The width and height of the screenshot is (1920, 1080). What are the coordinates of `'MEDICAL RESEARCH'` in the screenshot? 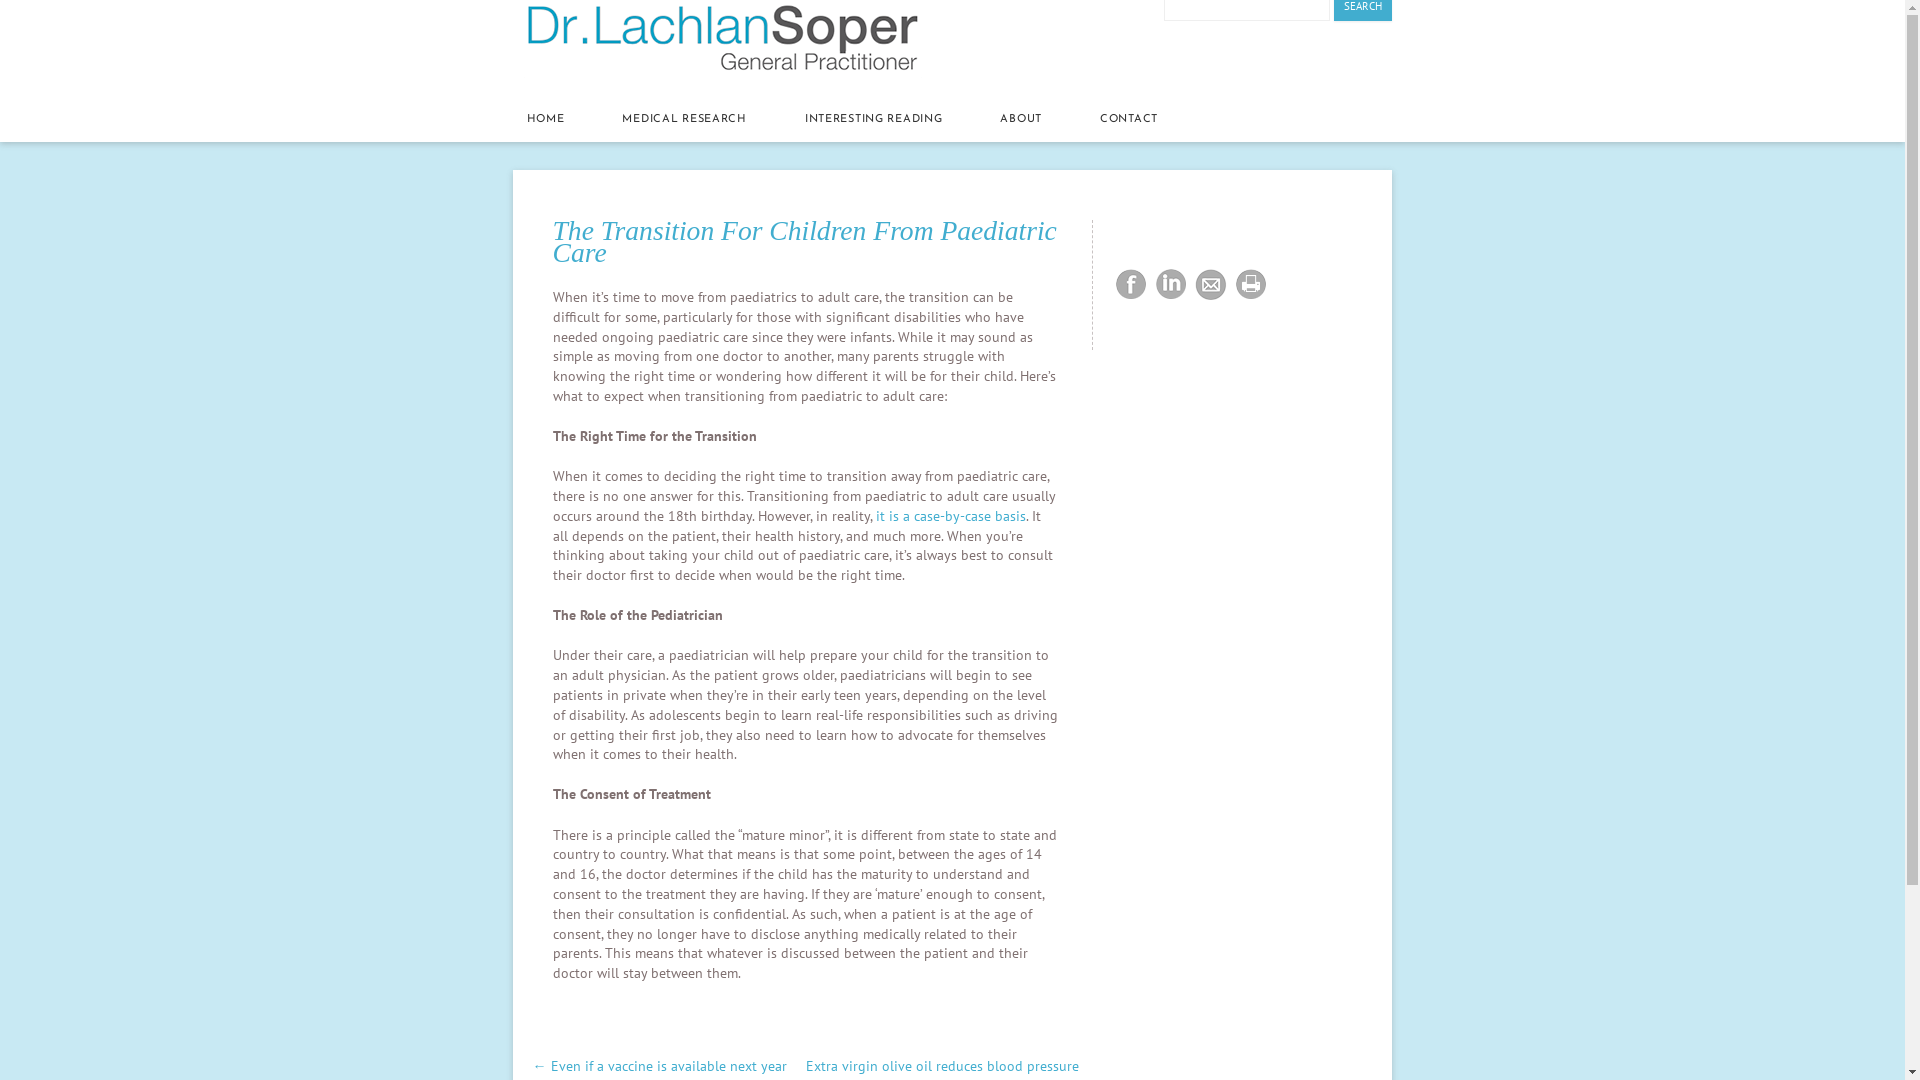 It's located at (684, 120).